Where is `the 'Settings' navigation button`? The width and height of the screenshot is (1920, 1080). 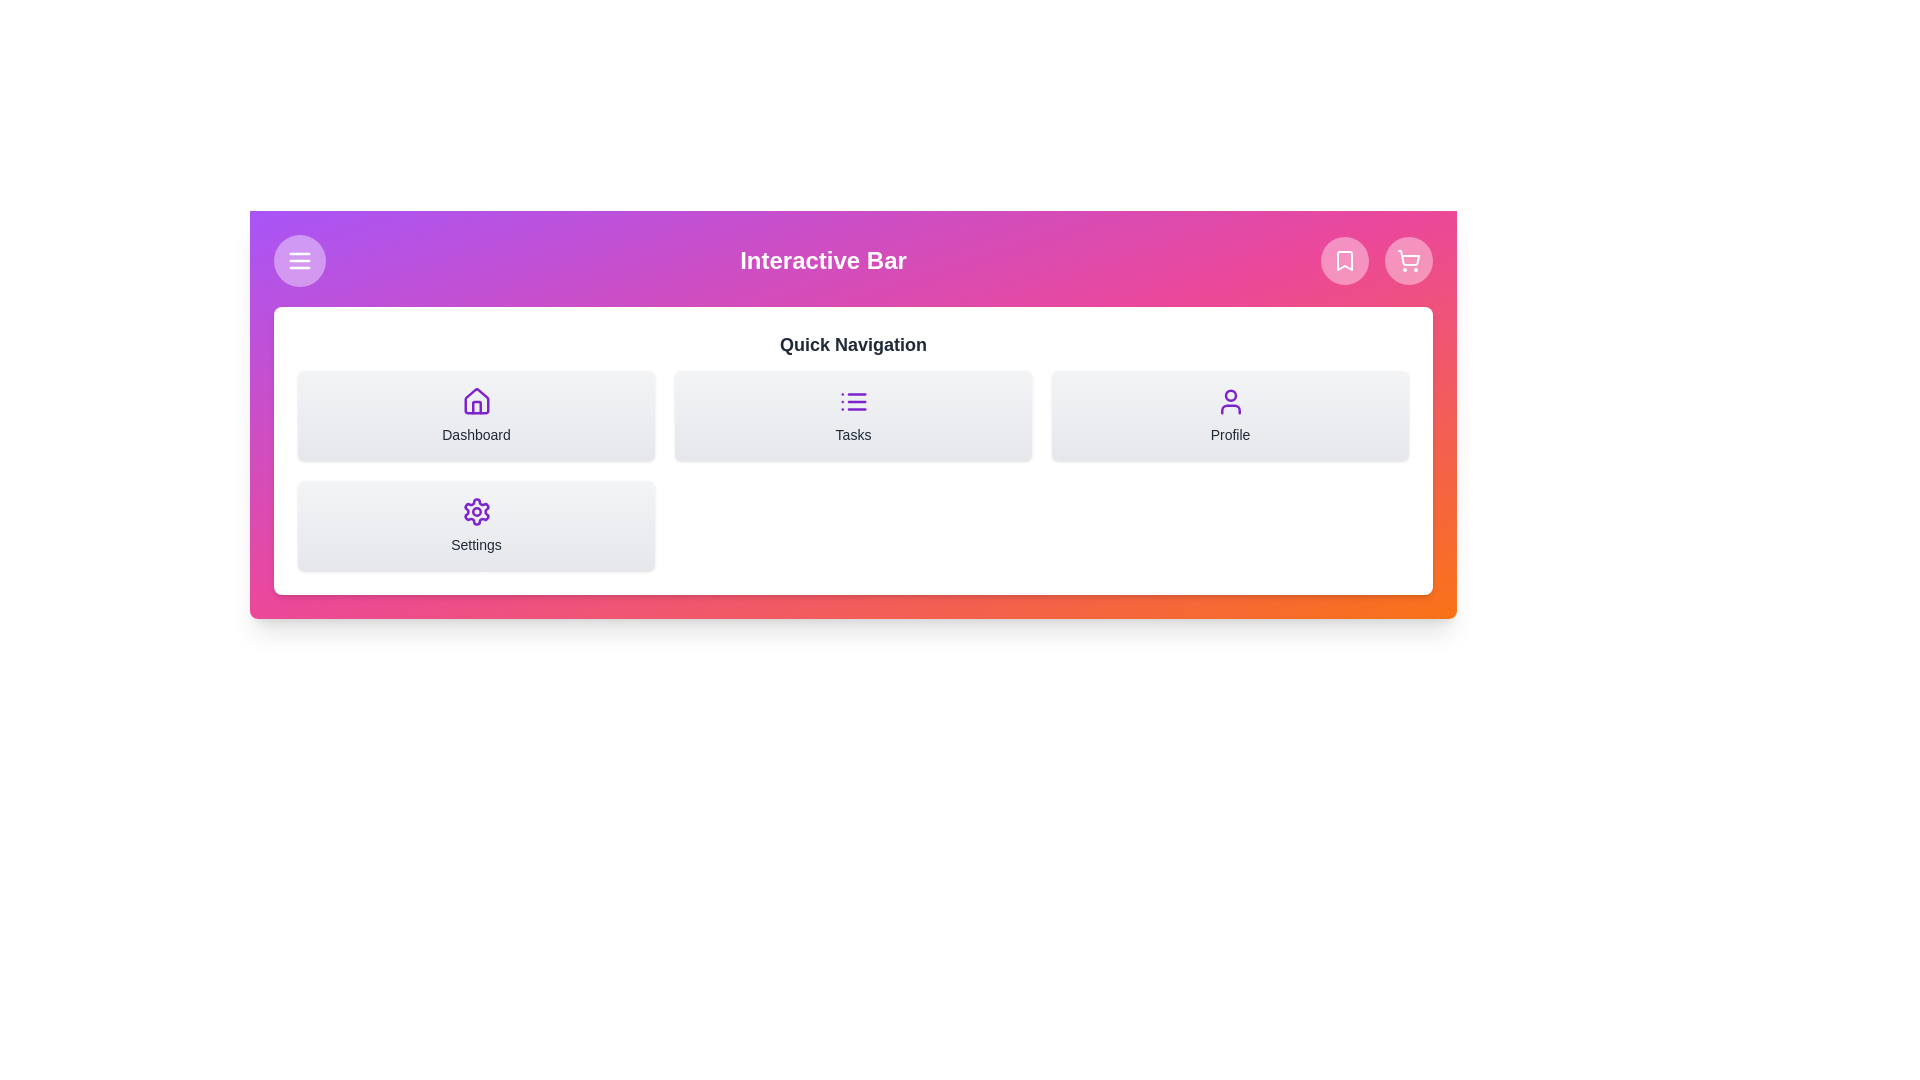
the 'Settings' navigation button is located at coordinates (475, 524).